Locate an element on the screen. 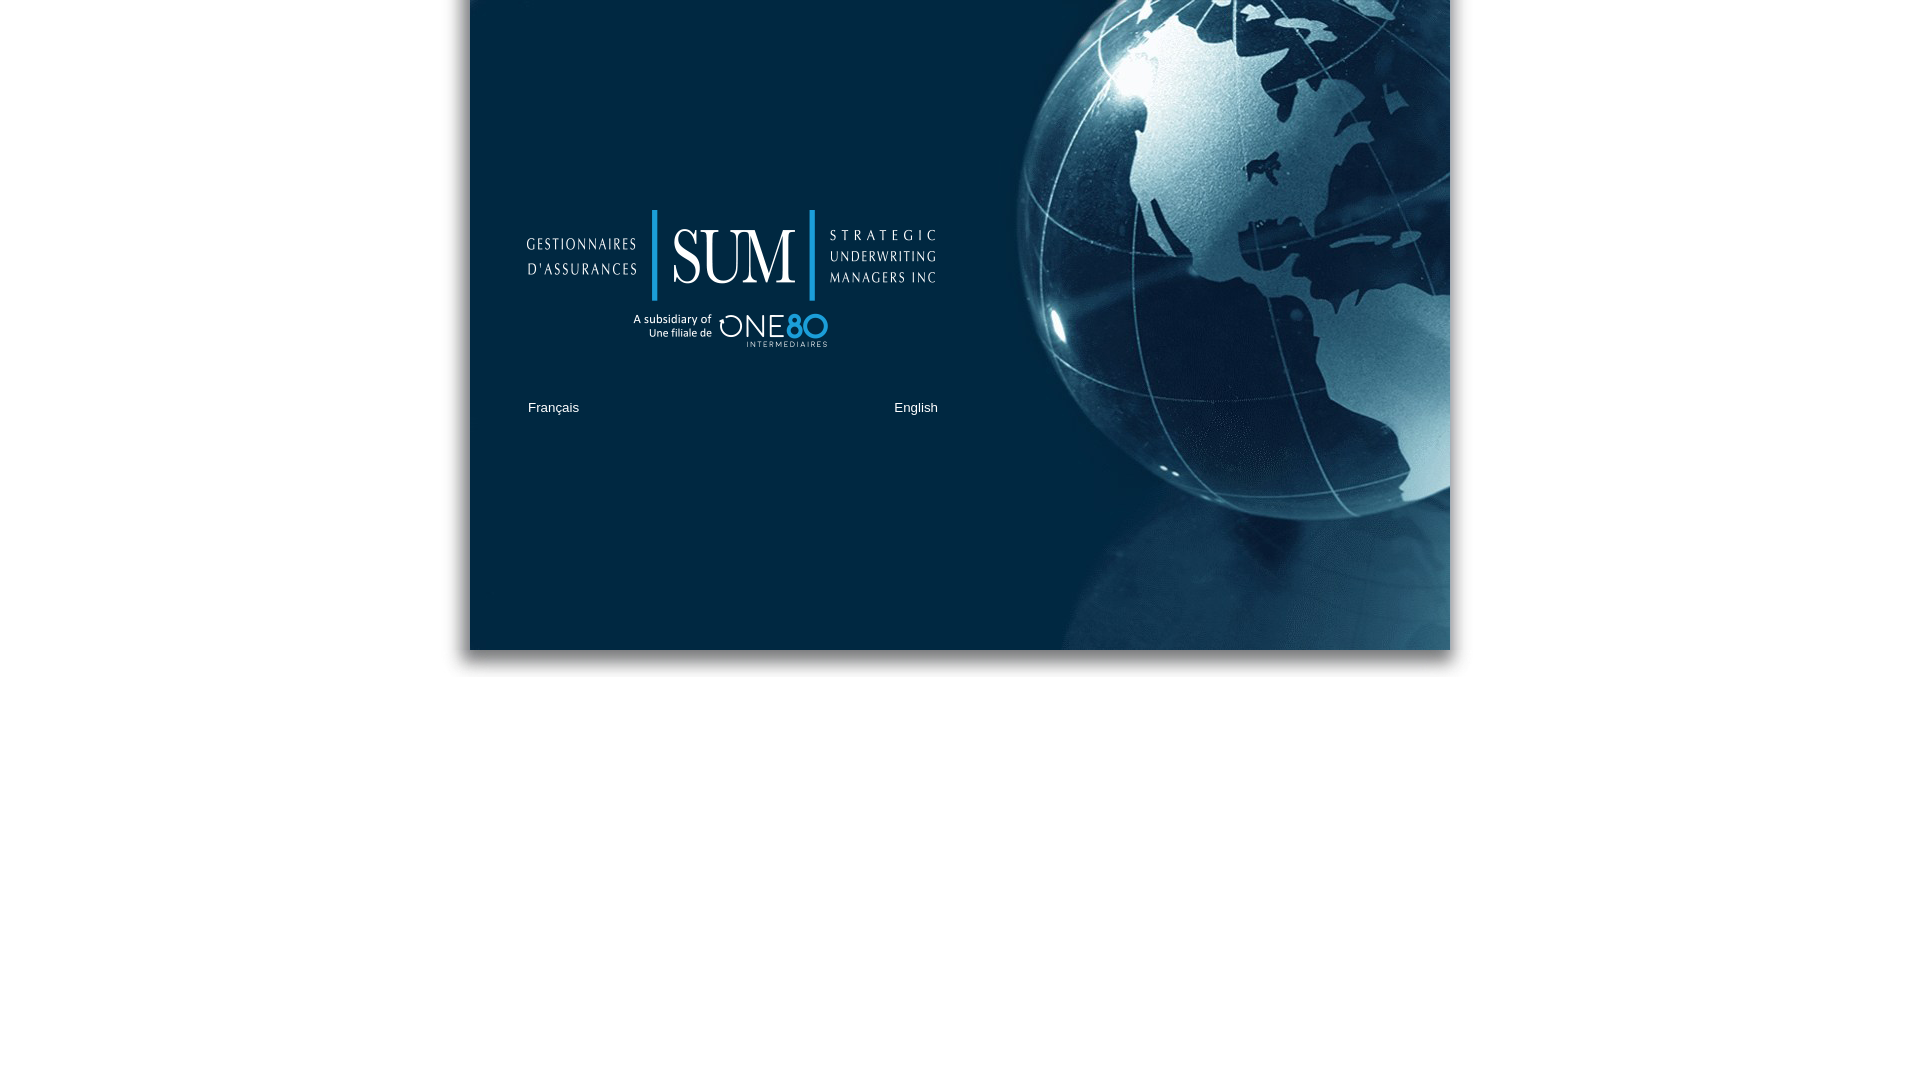 This screenshot has width=1920, height=1080. 'English' is located at coordinates (915, 406).